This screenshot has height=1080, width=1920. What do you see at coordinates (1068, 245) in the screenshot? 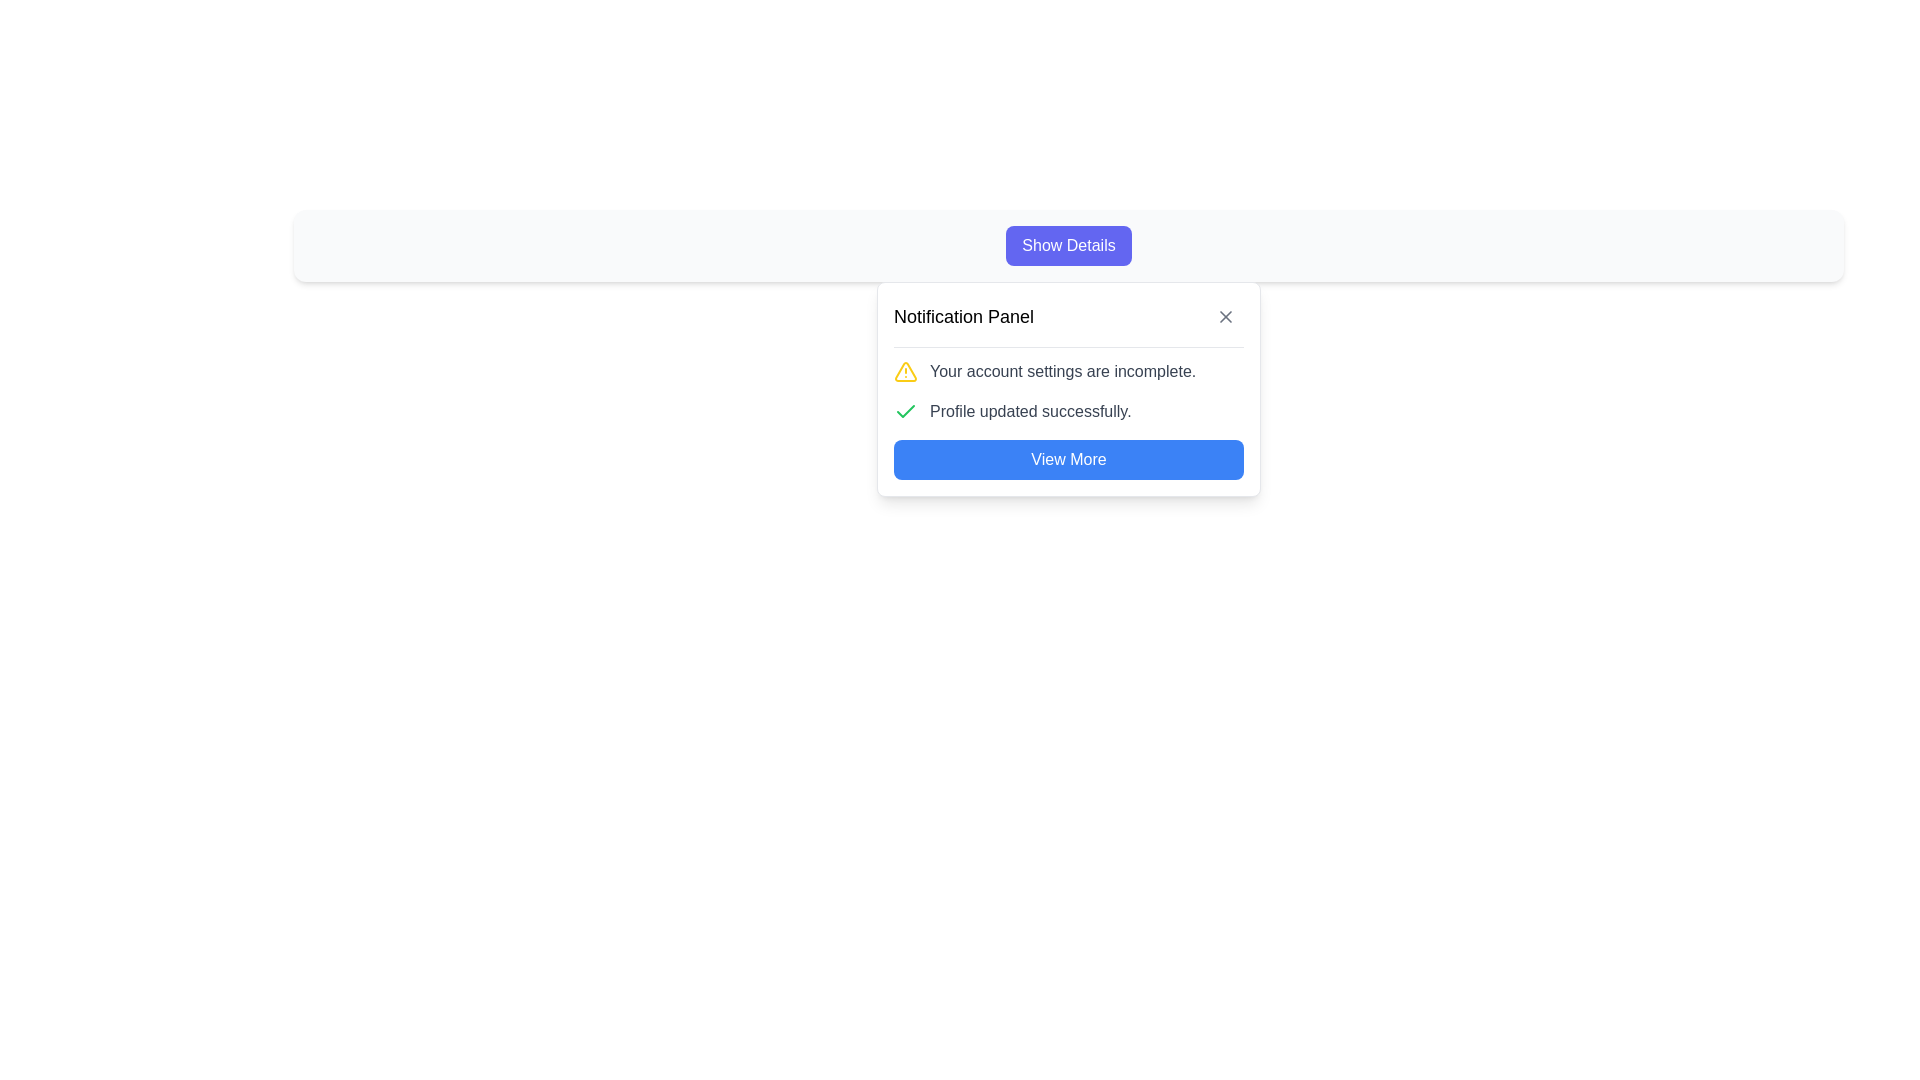
I see `the button that reveals additional information, located at the top of the view` at bounding box center [1068, 245].